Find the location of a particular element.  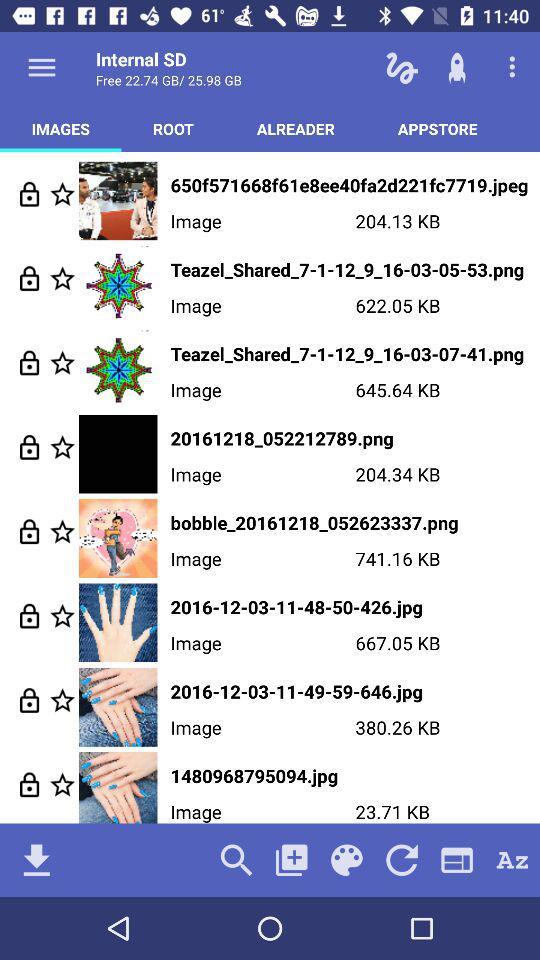

image is located at coordinates (62, 530).